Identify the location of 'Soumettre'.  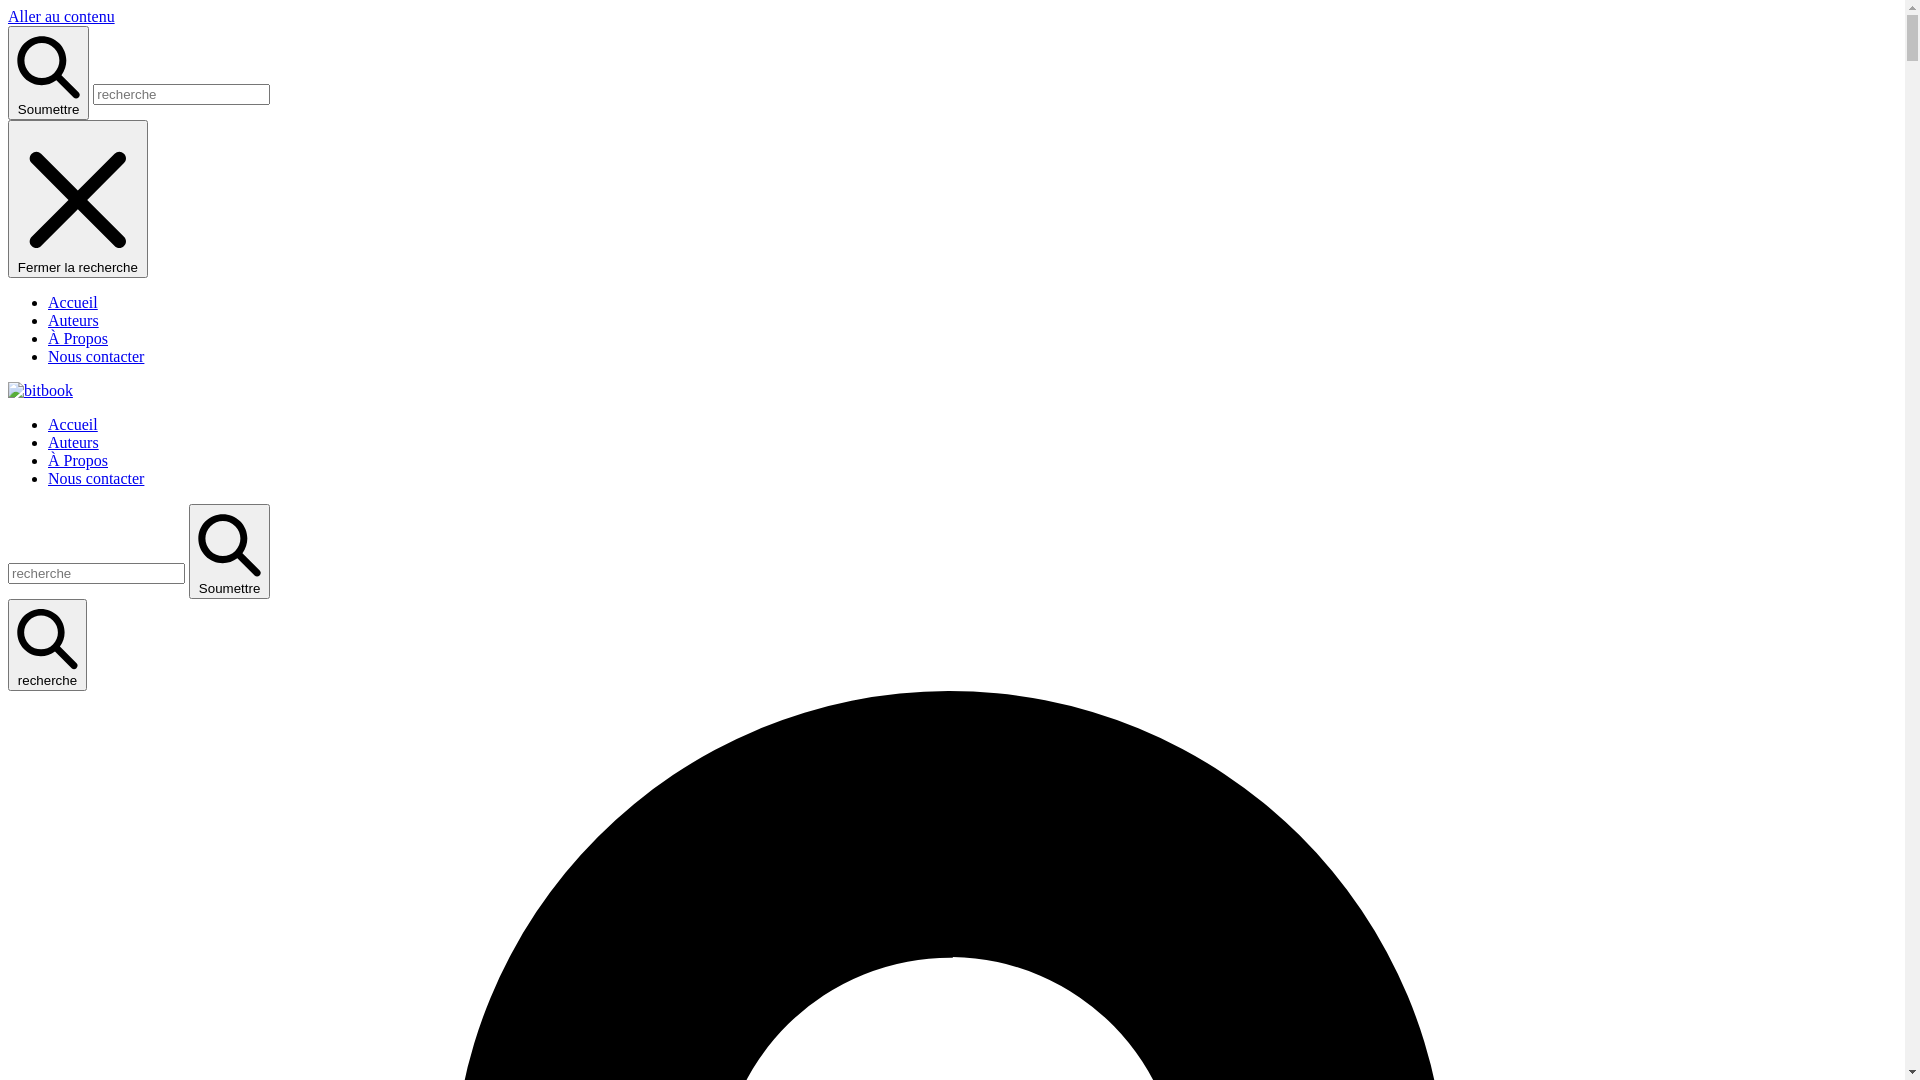
(188, 551).